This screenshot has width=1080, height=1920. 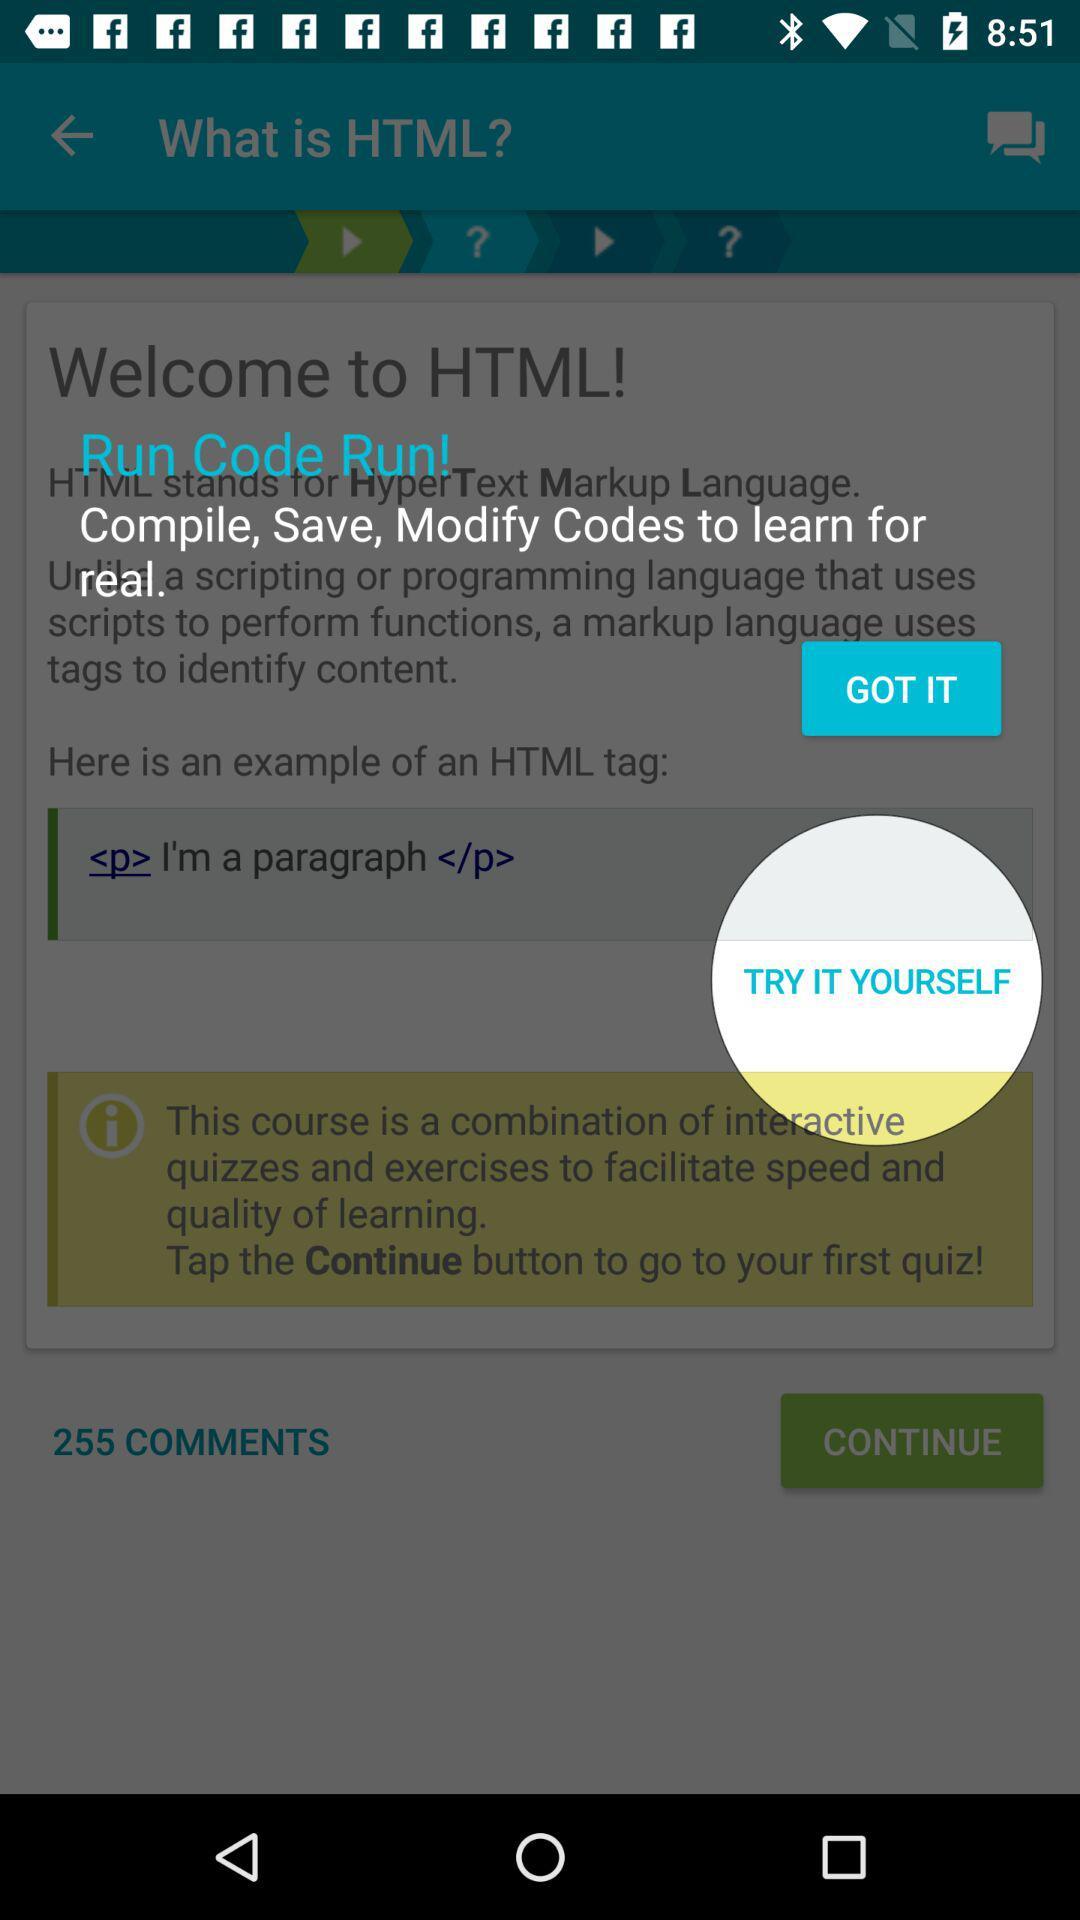 What do you see at coordinates (477, 240) in the screenshot?
I see `question` at bounding box center [477, 240].